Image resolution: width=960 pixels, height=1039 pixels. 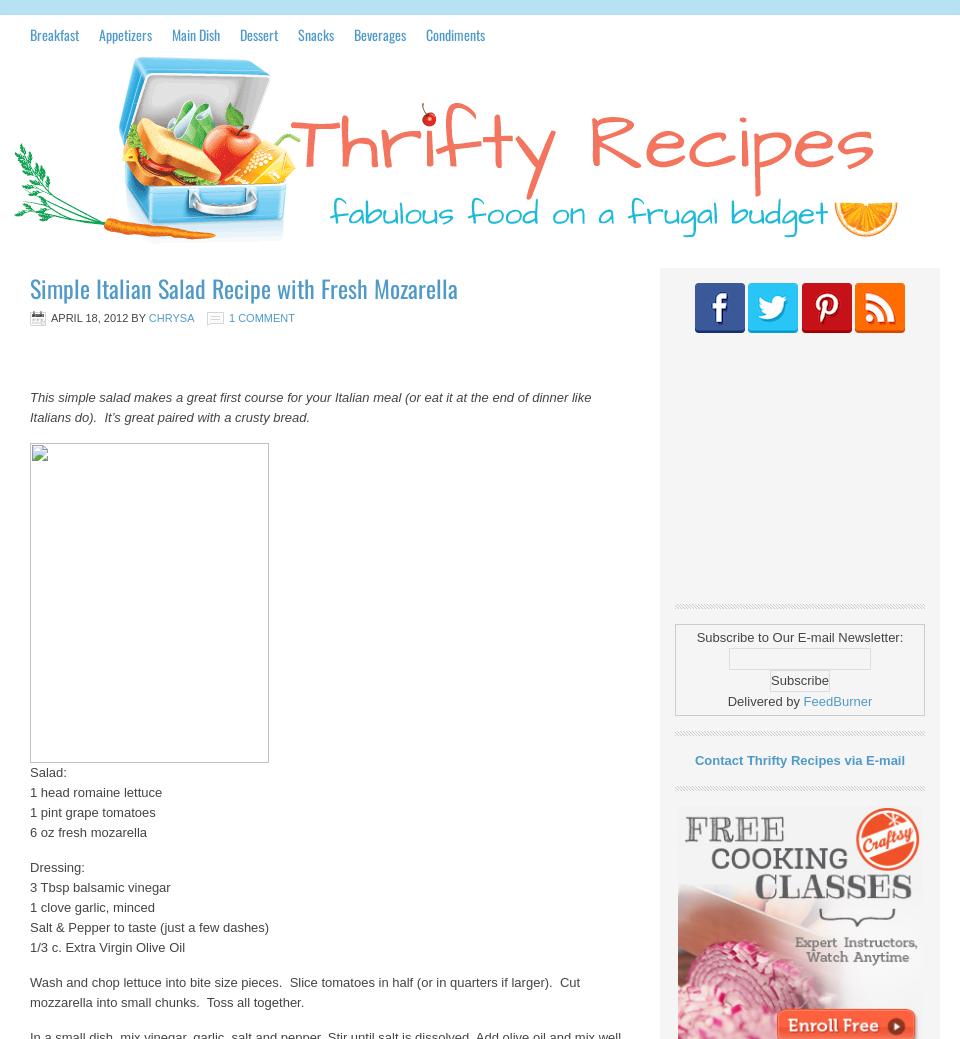 What do you see at coordinates (243, 288) in the screenshot?
I see `'Simple Italian Salad Recipe with Fresh Mozarella'` at bounding box center [243, 288].